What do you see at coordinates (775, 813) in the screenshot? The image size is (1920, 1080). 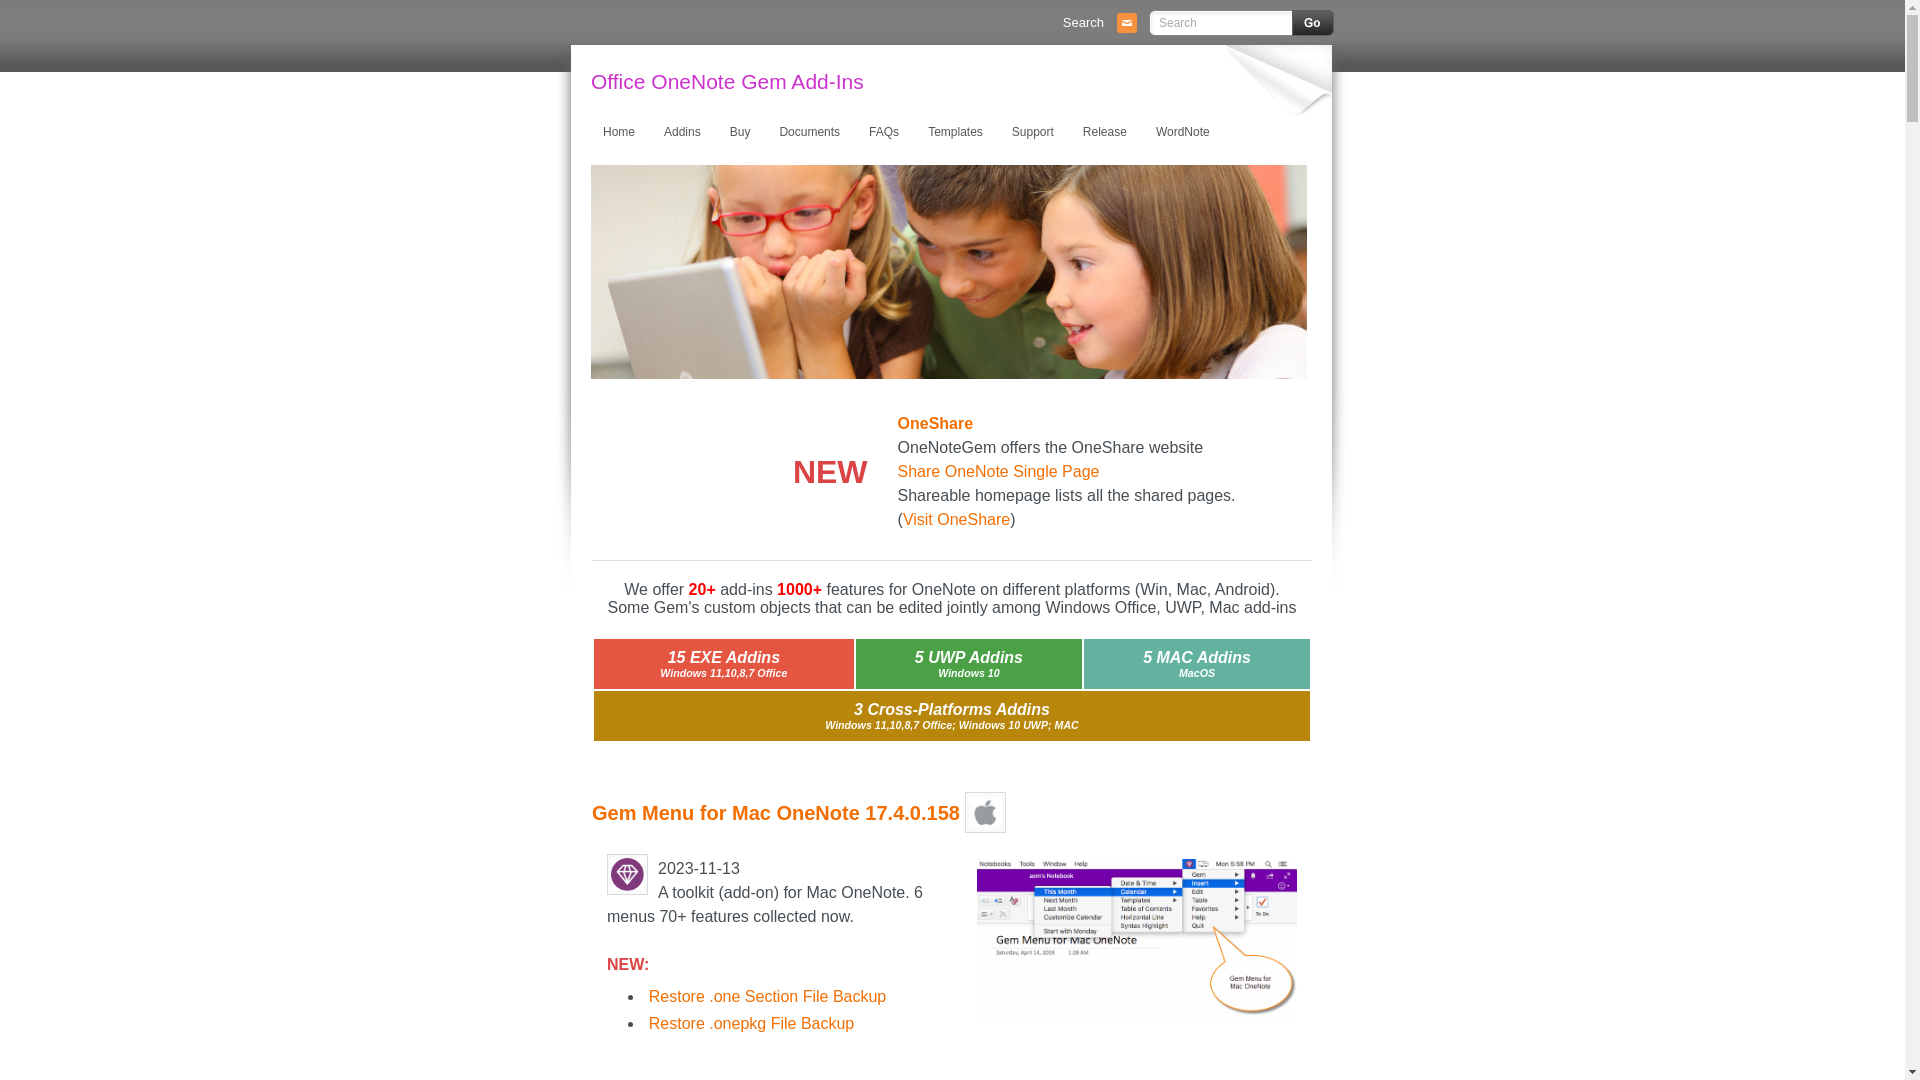 I see `'Gem Menu for Mac OneNote 17.4.0.158'` at bounding box center [775, 813].